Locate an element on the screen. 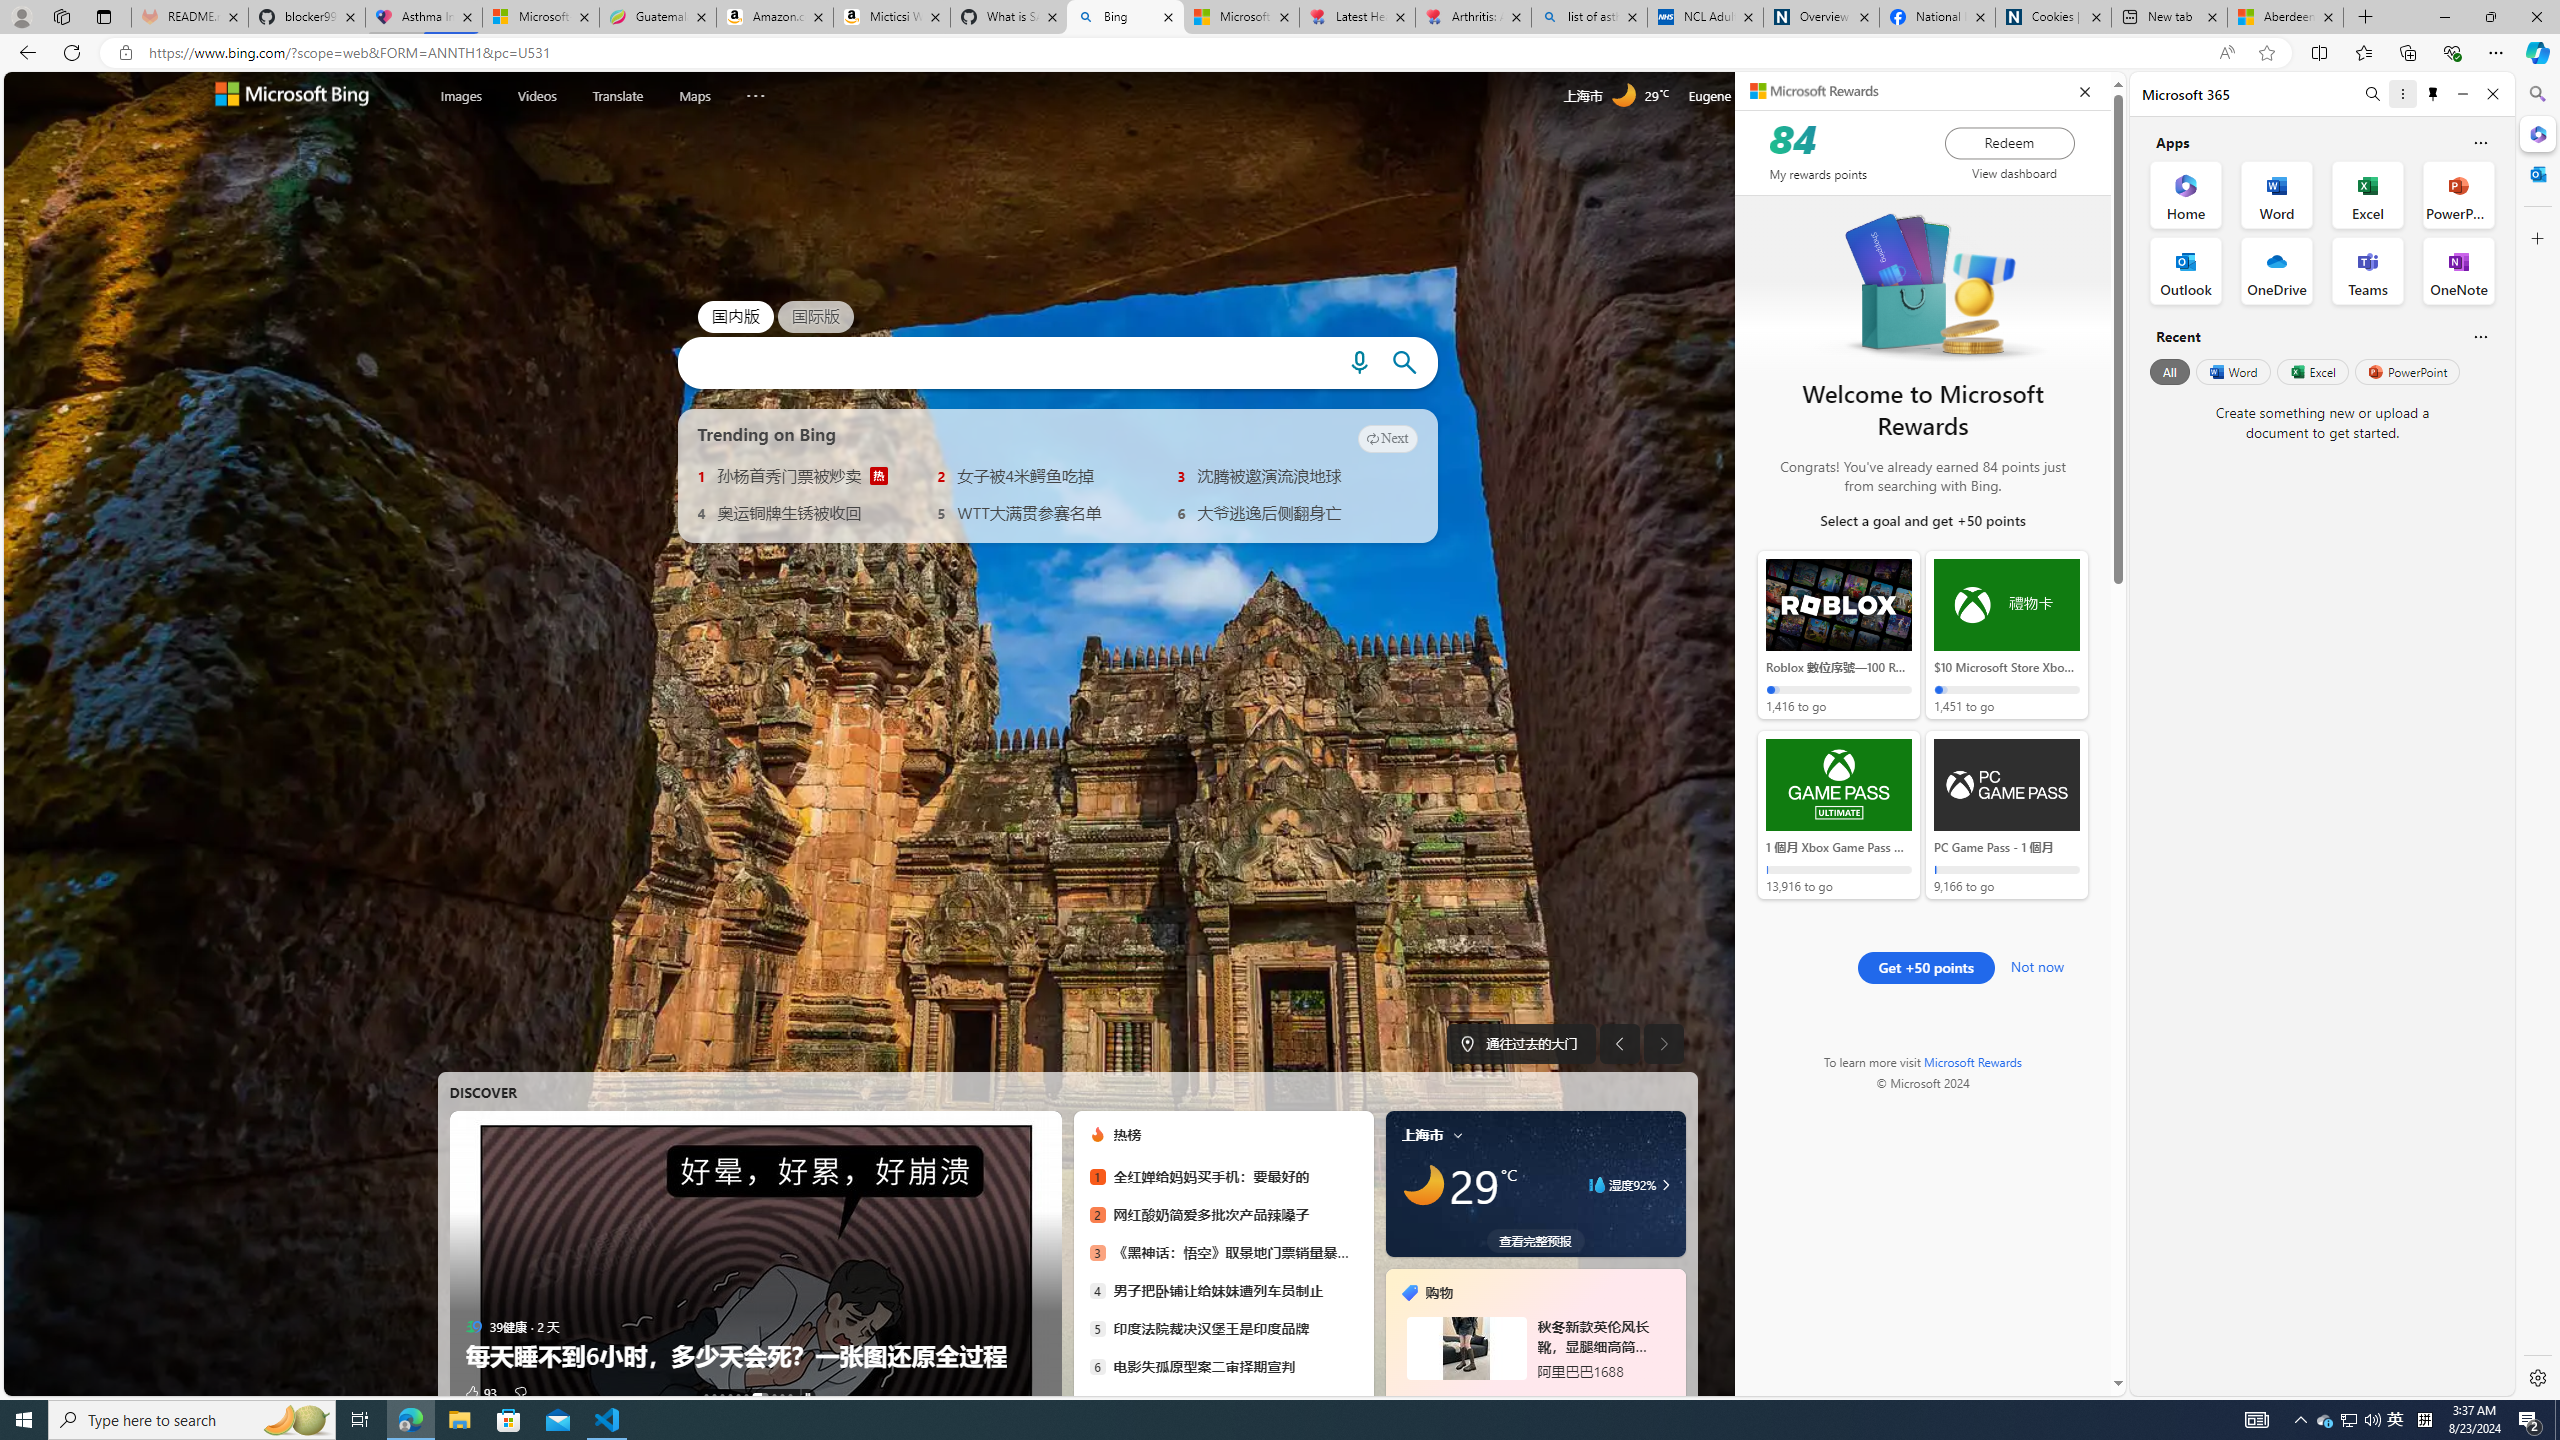 This screenshot has width=2560, height=1440. 'list of asthma inhalers uk - Search' is located at coordinates (1589, 16).